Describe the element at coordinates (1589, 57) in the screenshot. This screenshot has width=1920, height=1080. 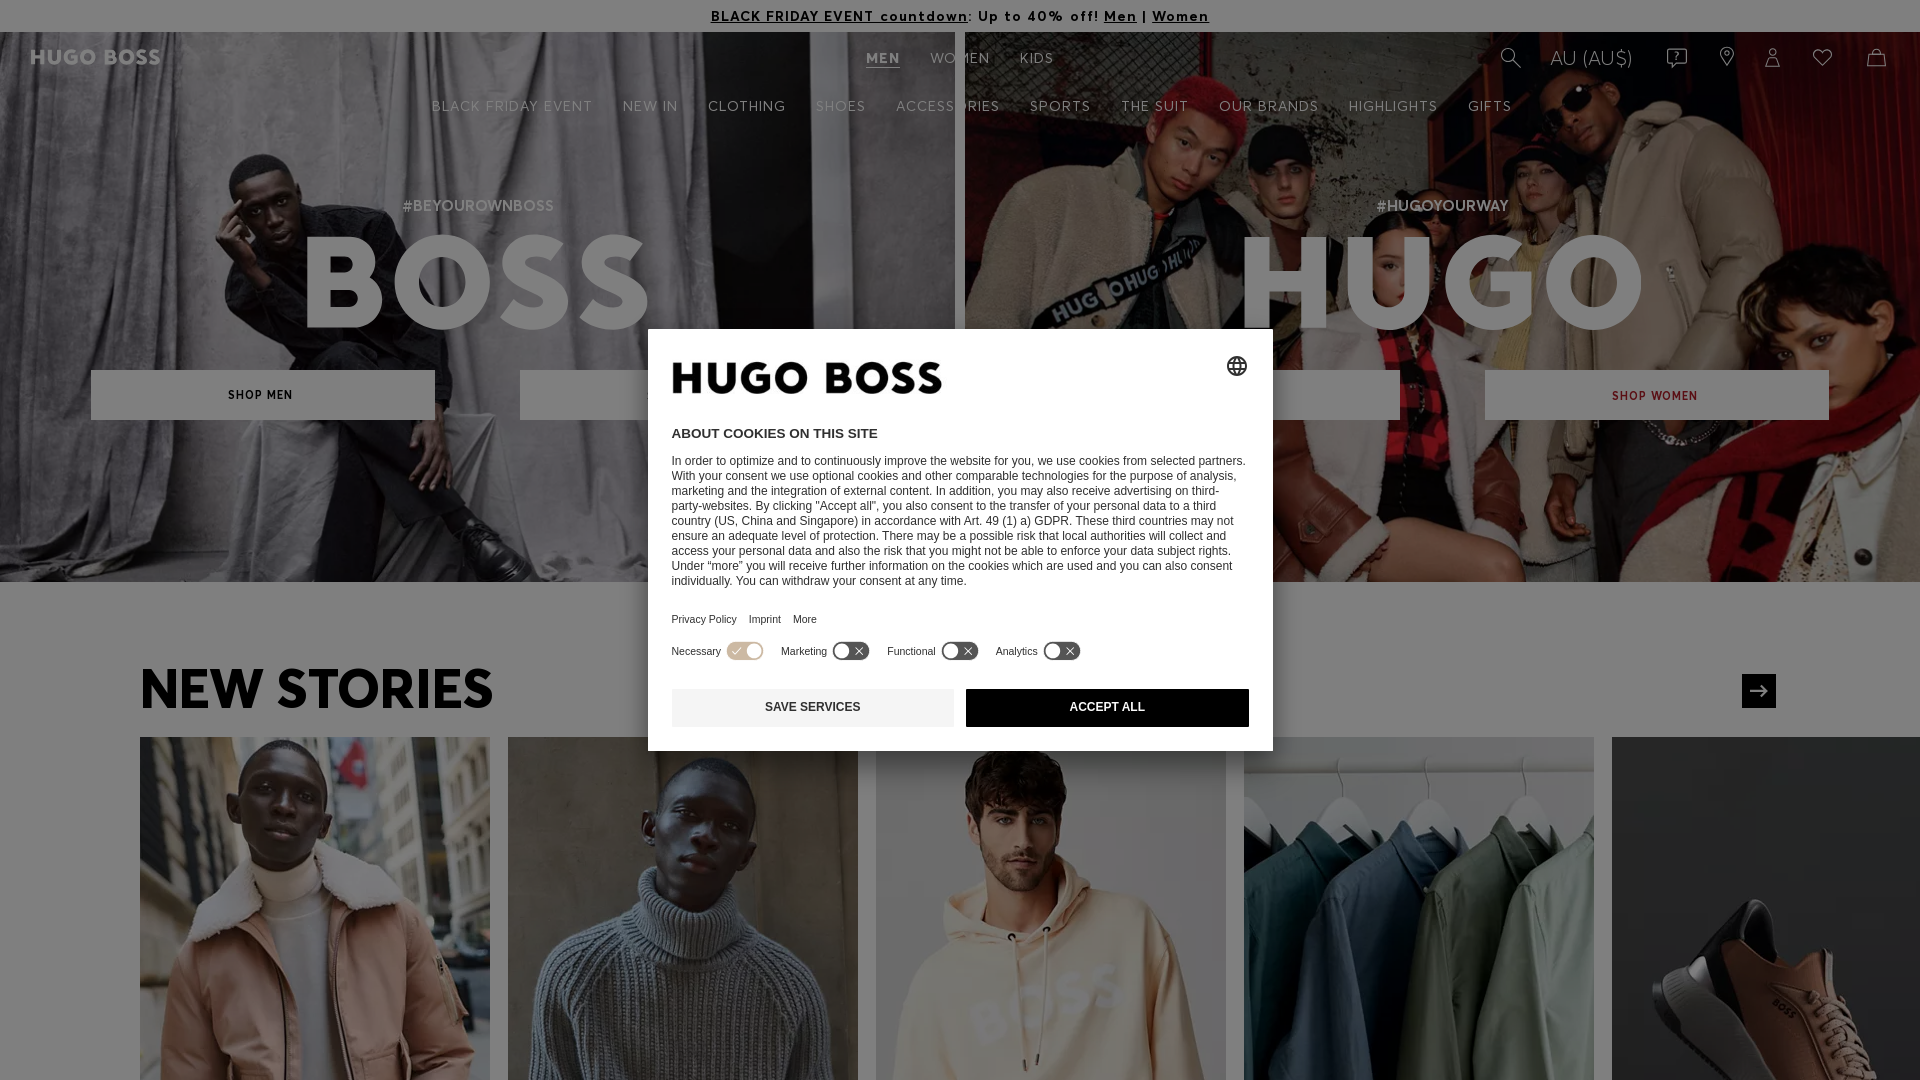
I see `'AU (AU$)'` at that location.